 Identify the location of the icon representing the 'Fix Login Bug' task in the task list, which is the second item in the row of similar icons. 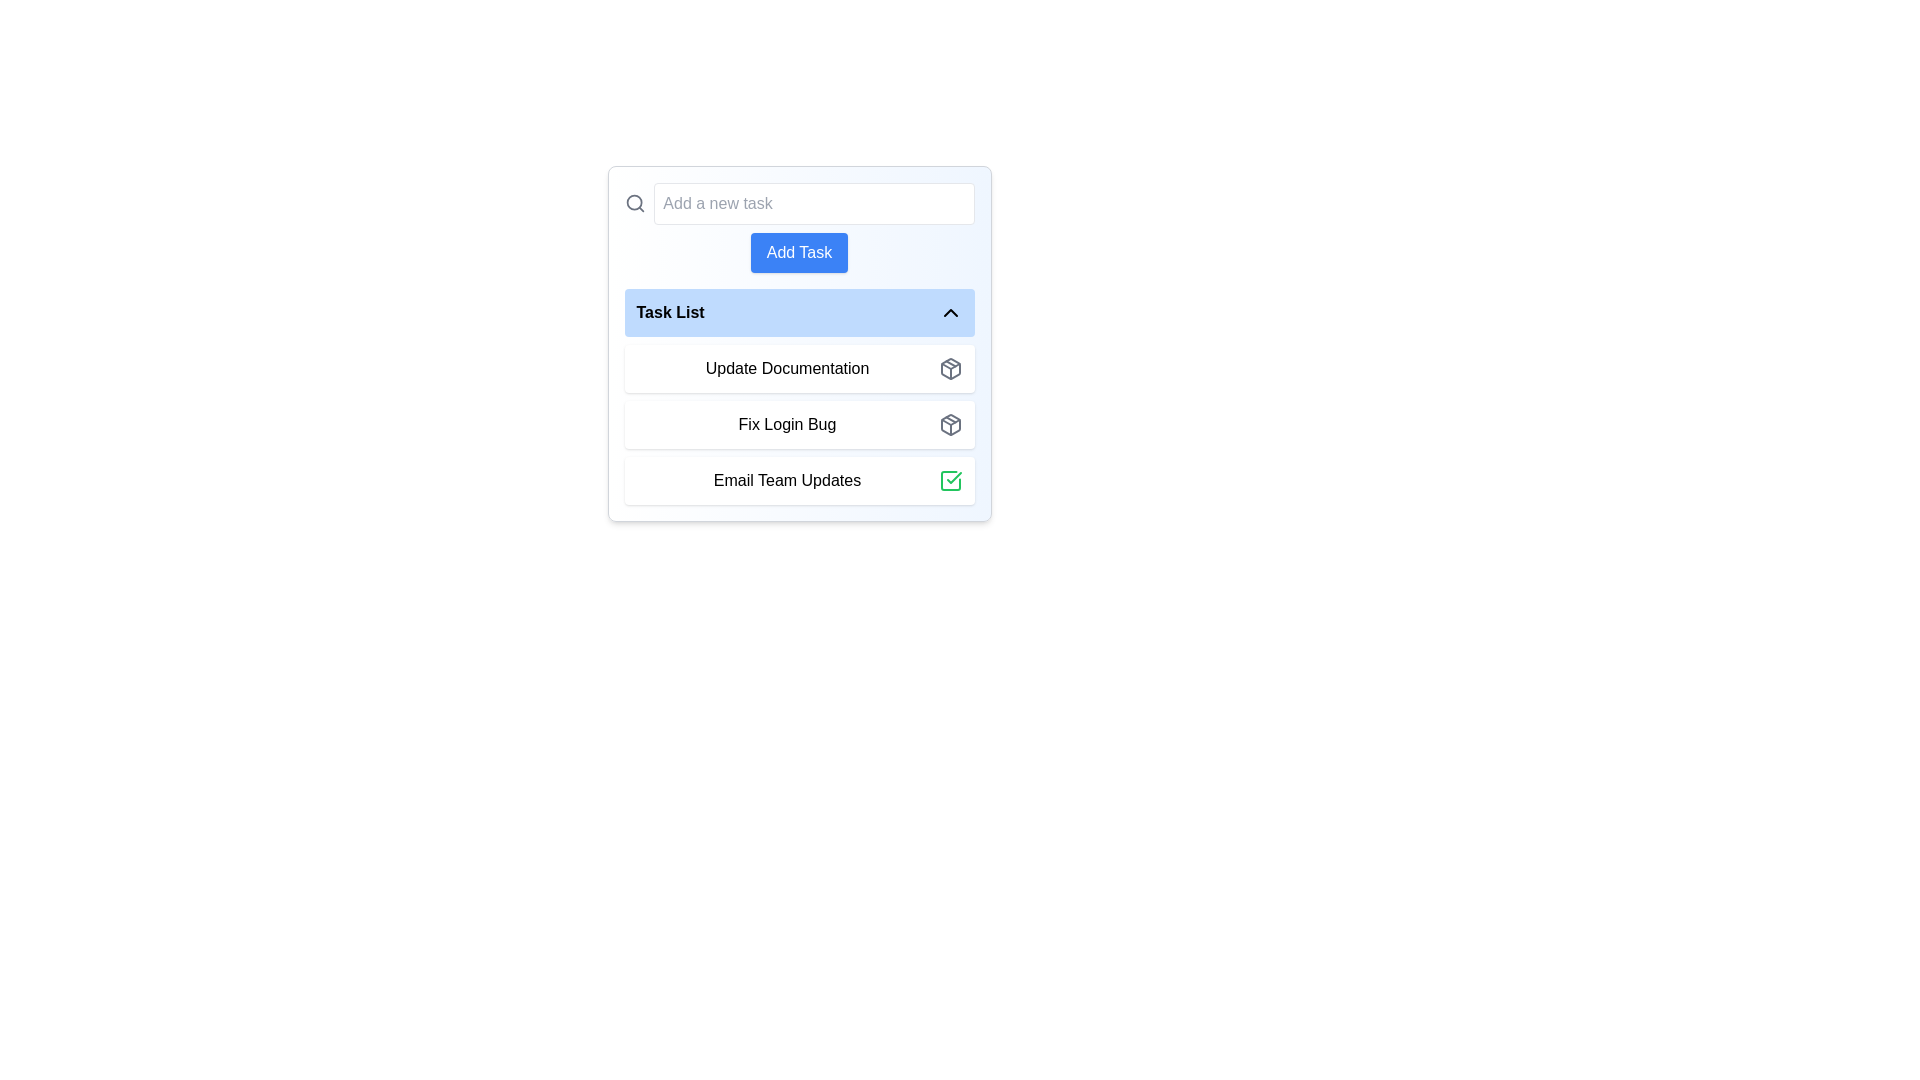
(949, 369).